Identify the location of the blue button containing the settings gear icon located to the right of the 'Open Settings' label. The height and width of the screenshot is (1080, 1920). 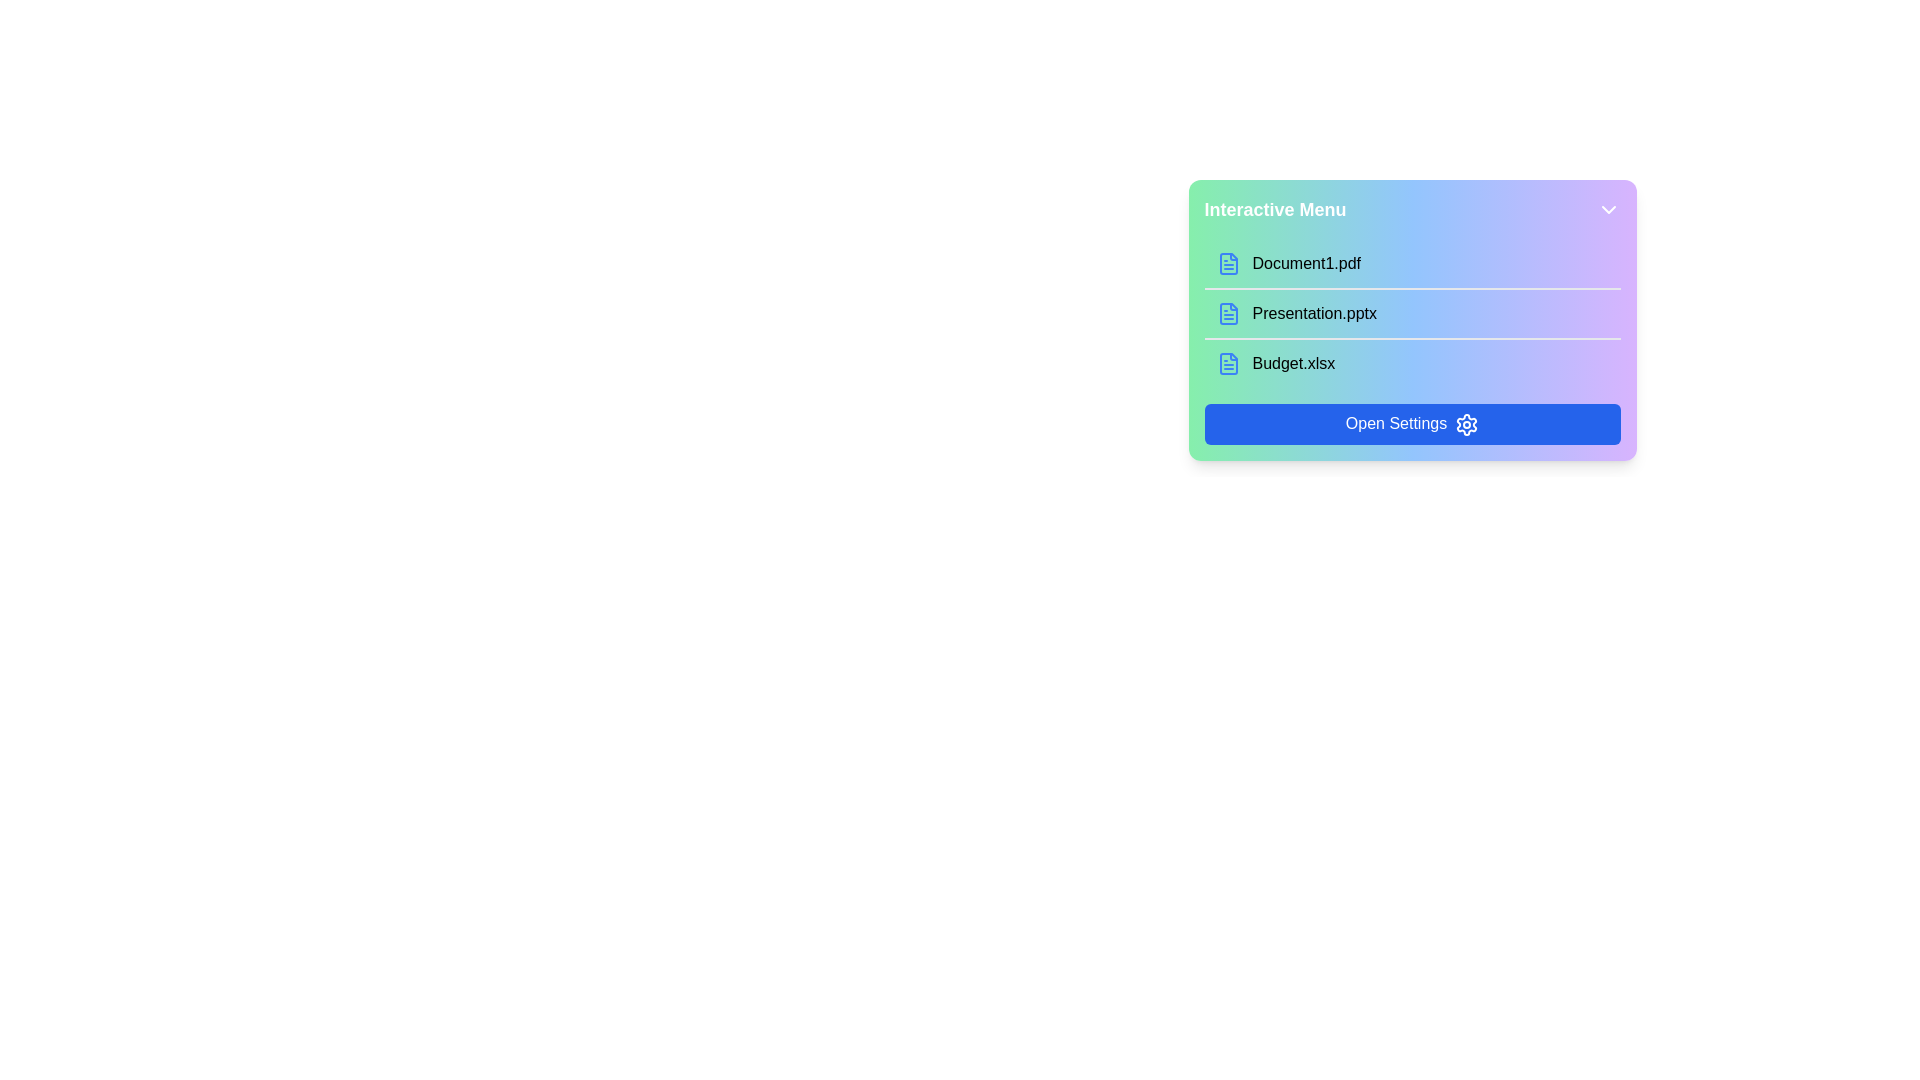
(1467, 423).